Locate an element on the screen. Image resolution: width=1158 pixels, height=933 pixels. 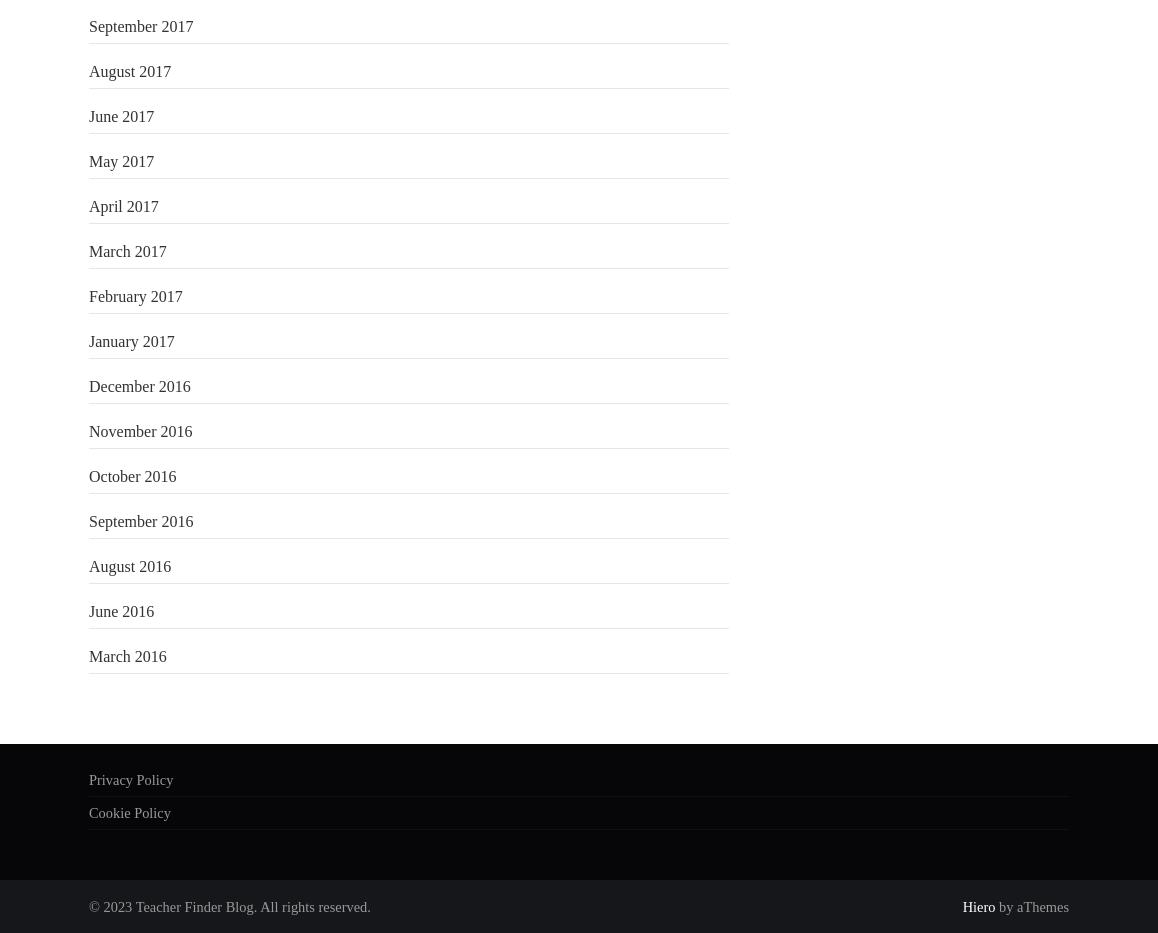
'December 2016' is located at coordinates (138, 385).